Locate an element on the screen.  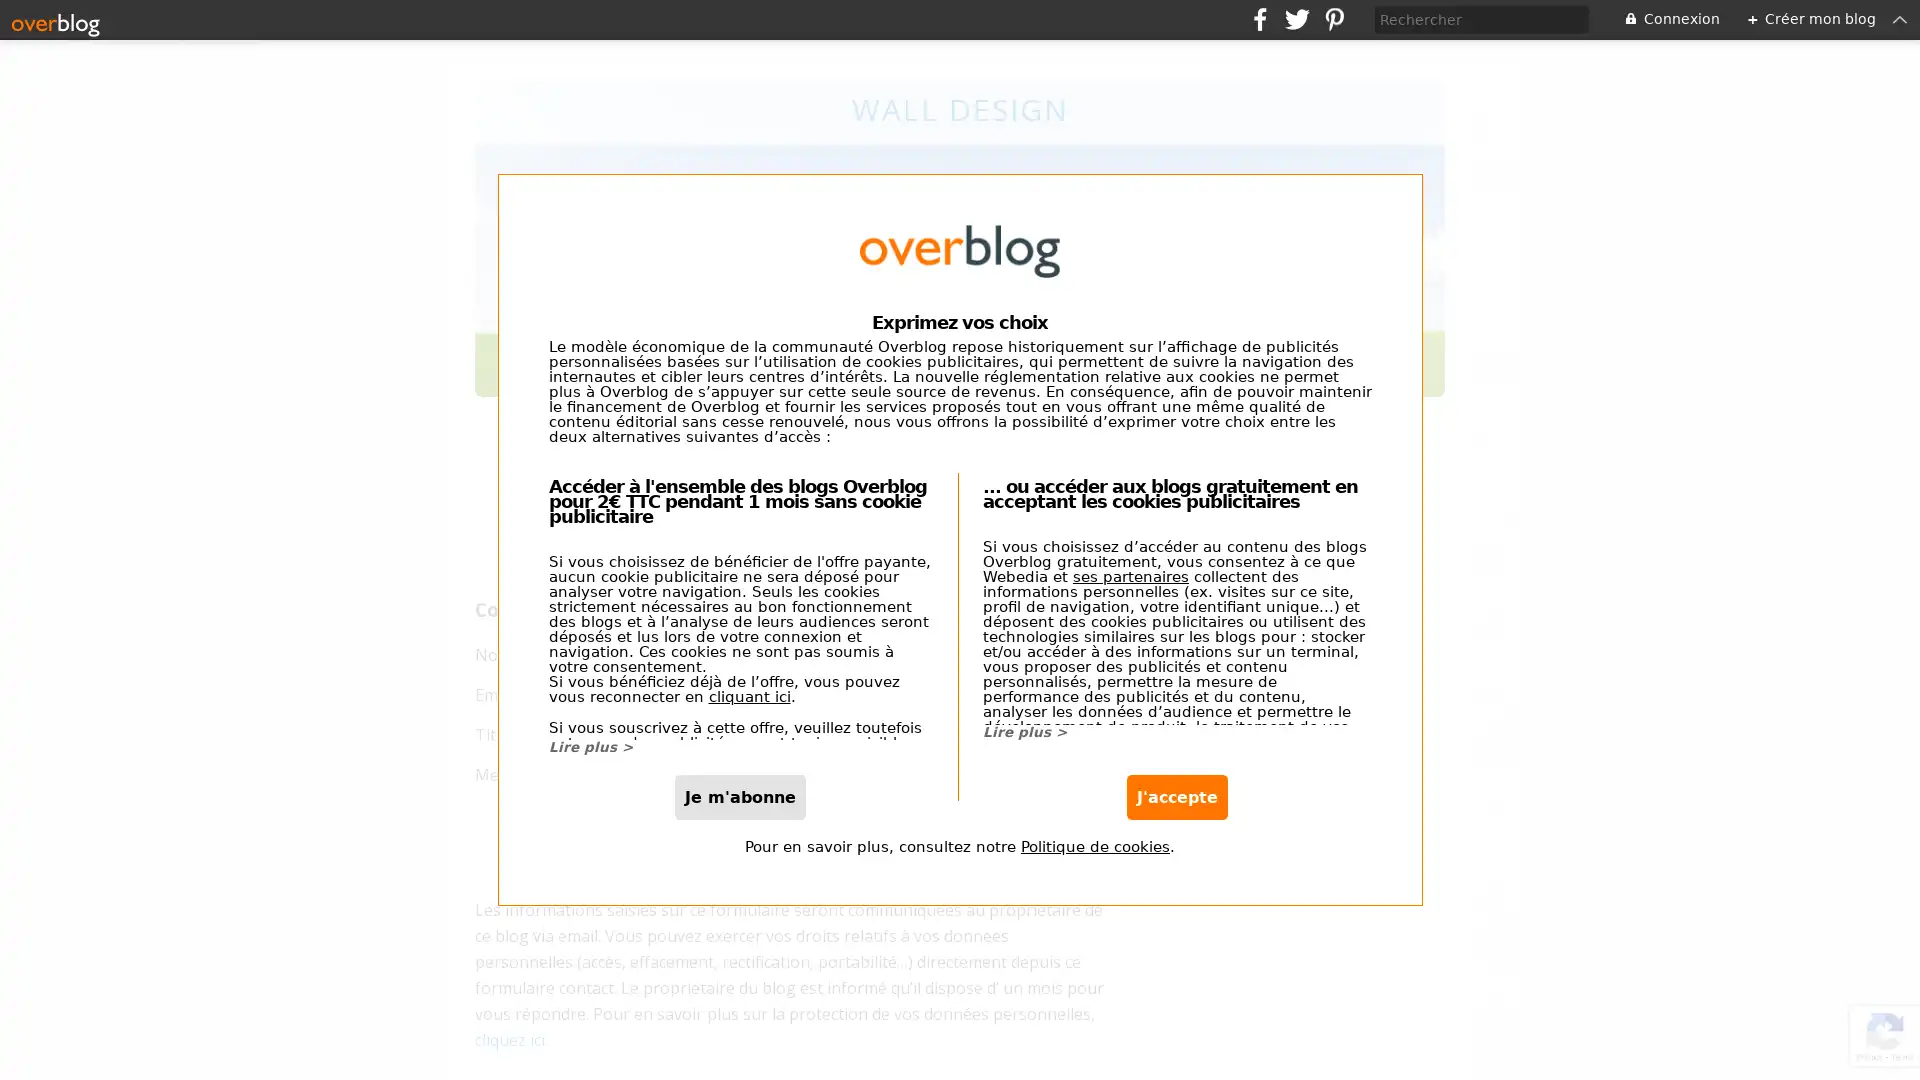
J'accepte is located at coordinates (1176, 795).